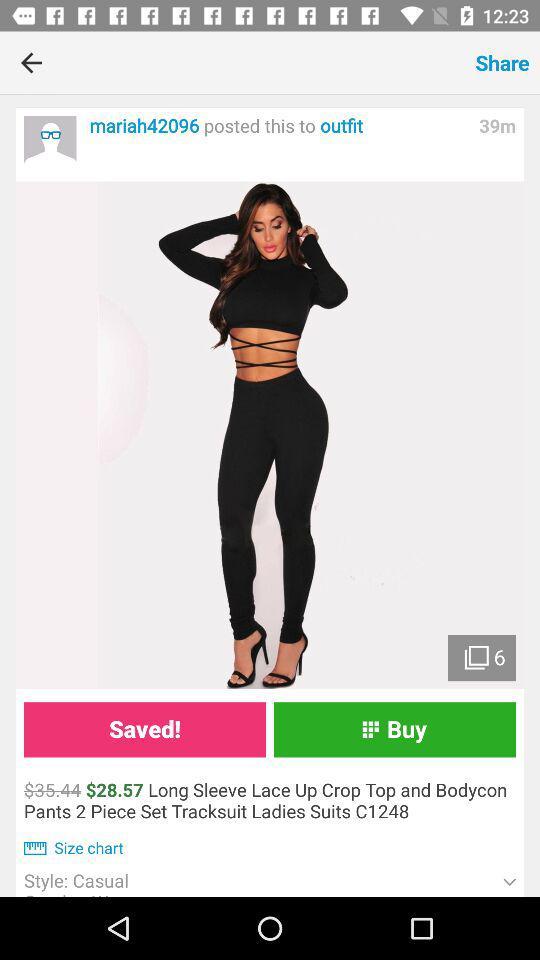 The image size is (540, 960). Describe the element at coordinates (270, 435) in the screenshot. I see `the item at the center` at that location.